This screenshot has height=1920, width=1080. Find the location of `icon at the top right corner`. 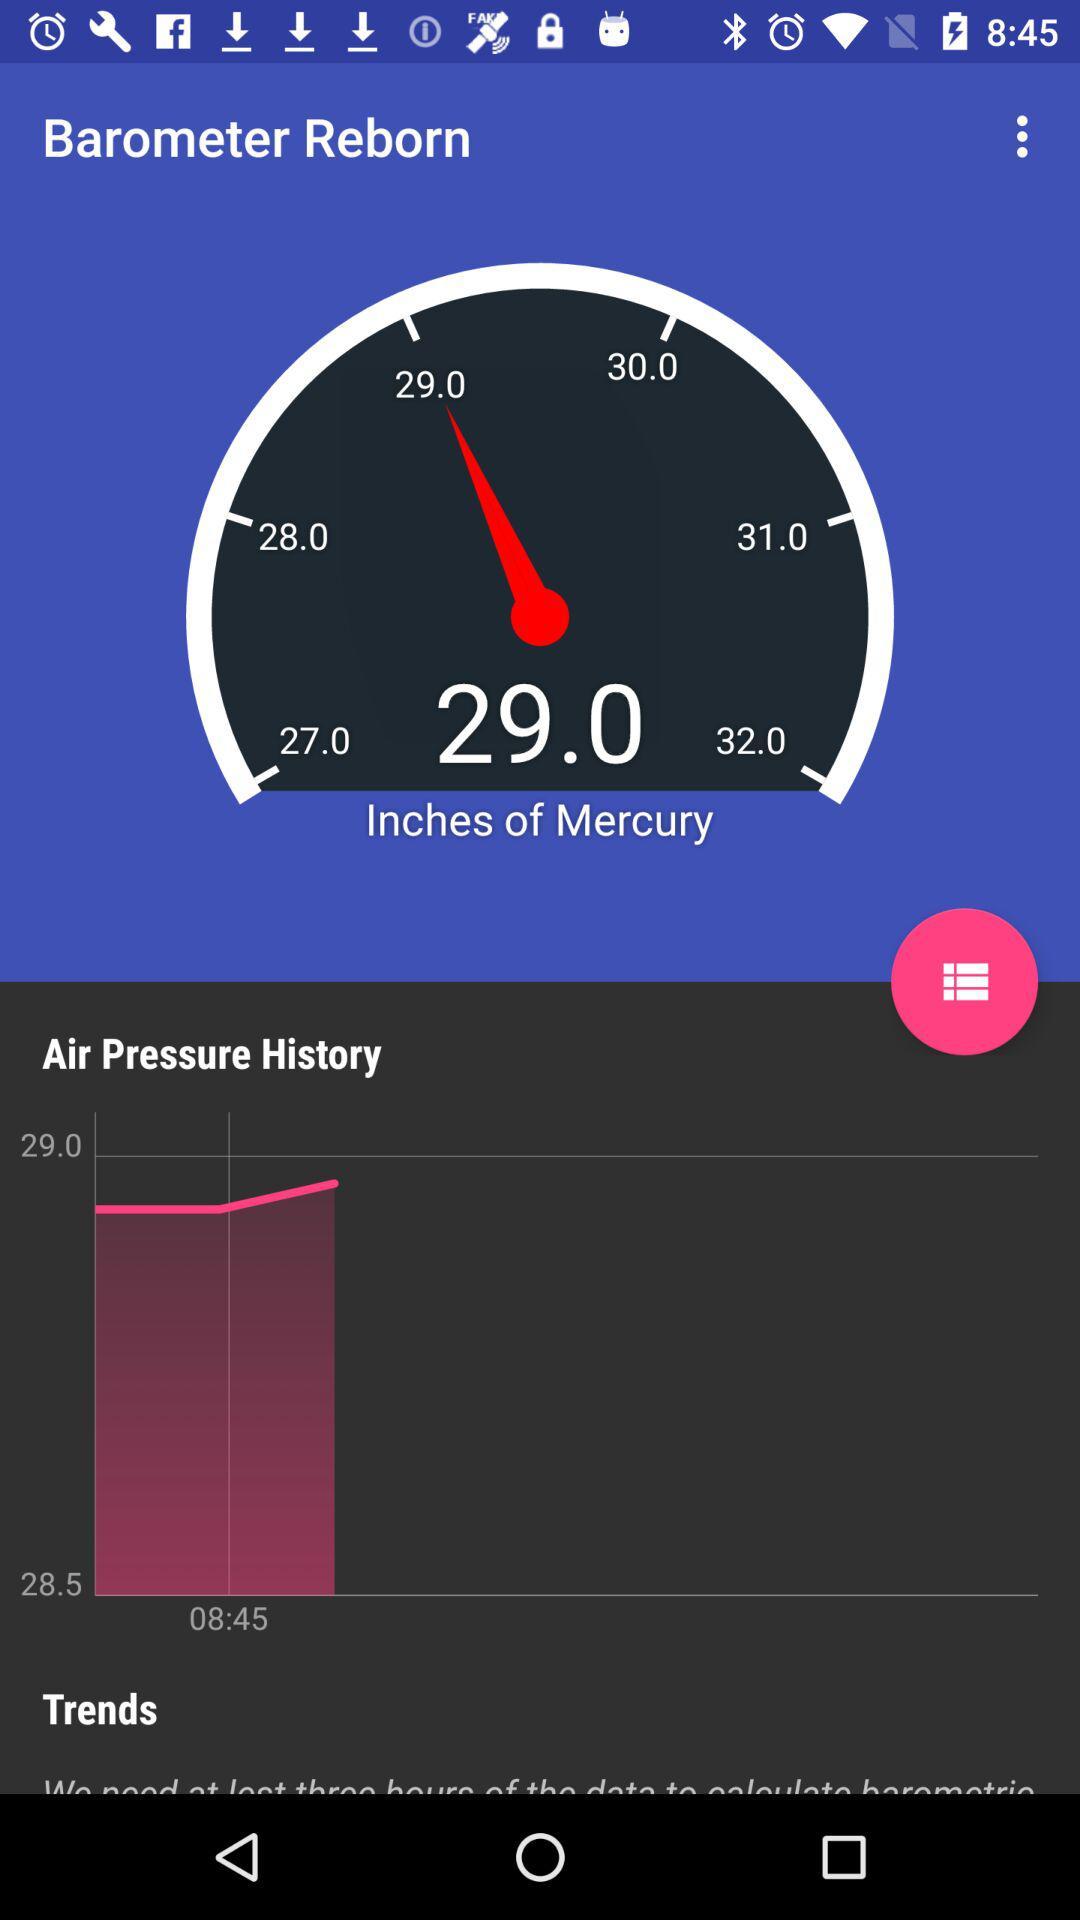

icon at the top right corner is located at coordinates (1027, 135).